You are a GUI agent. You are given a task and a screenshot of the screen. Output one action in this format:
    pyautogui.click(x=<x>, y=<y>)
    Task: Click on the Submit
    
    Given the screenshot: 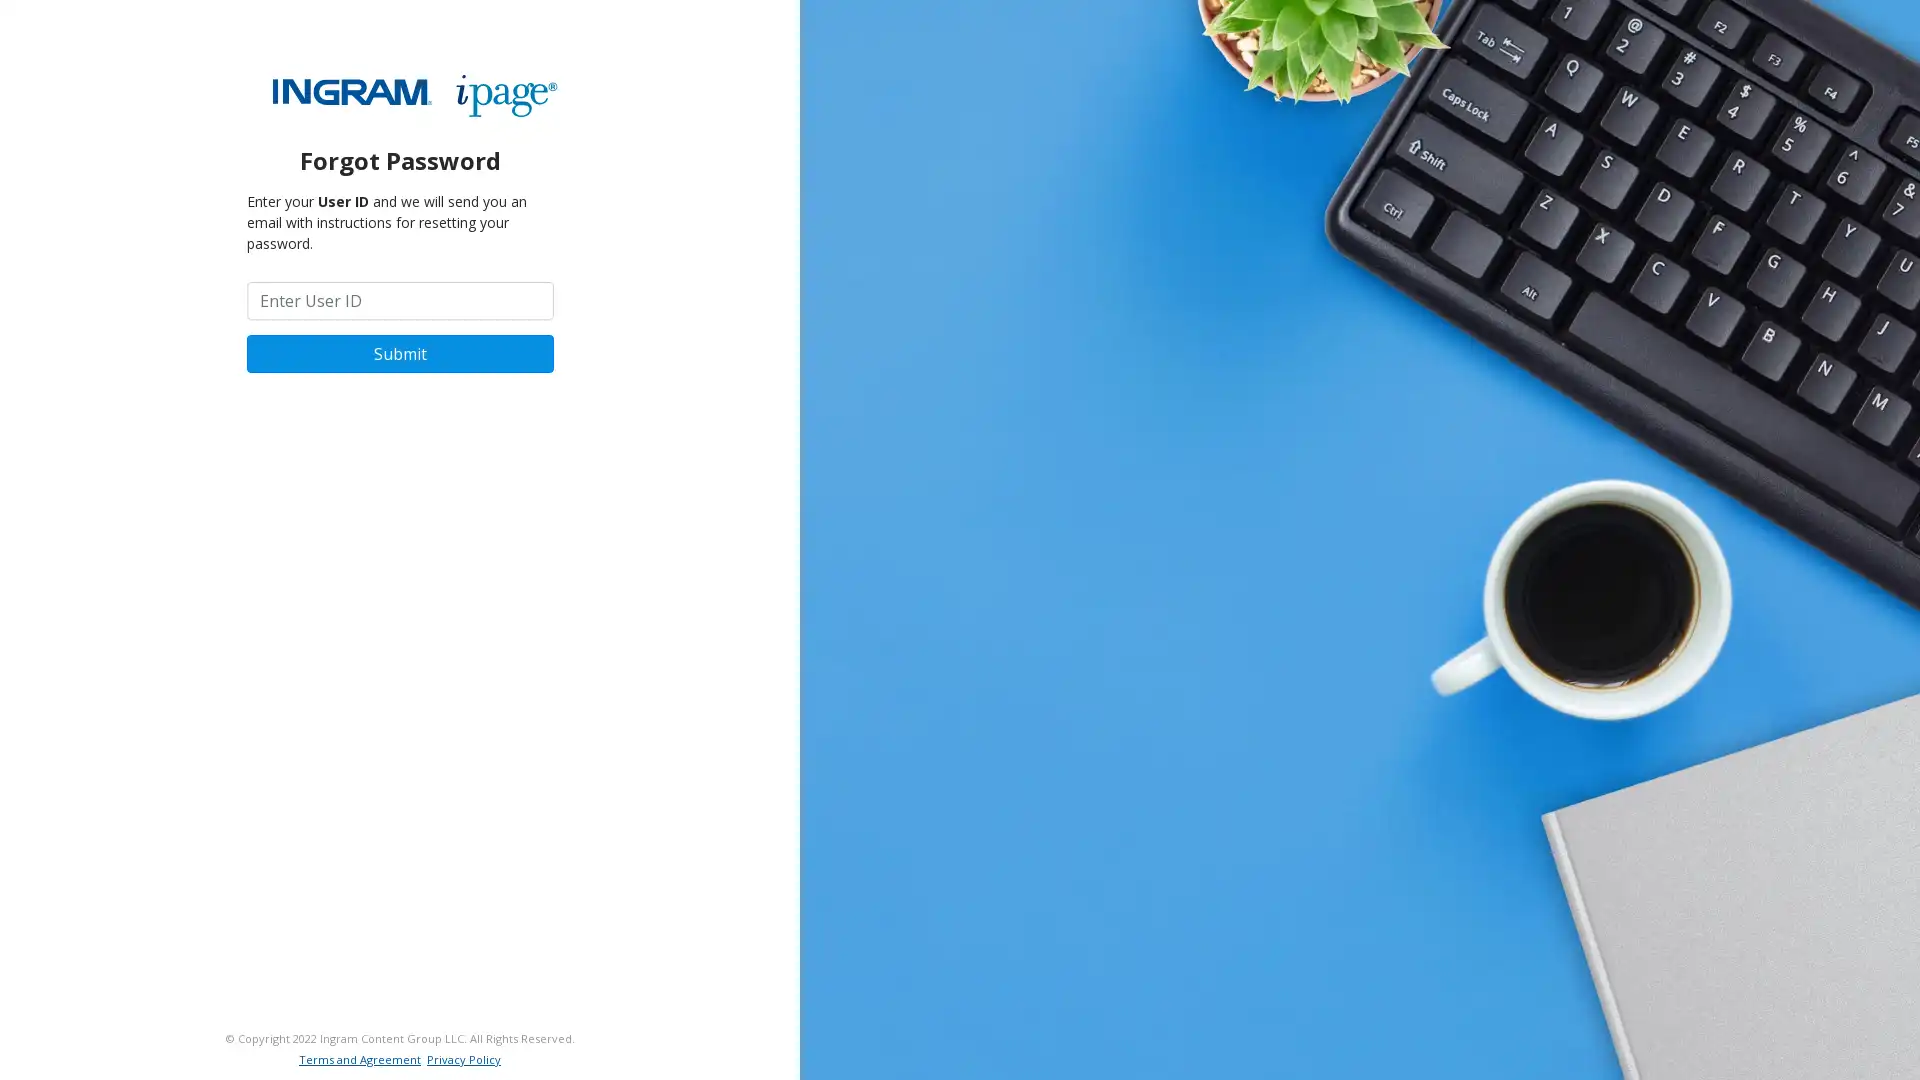 What is the action you would take?
    pyautogui.click(x=399, y=352)
    